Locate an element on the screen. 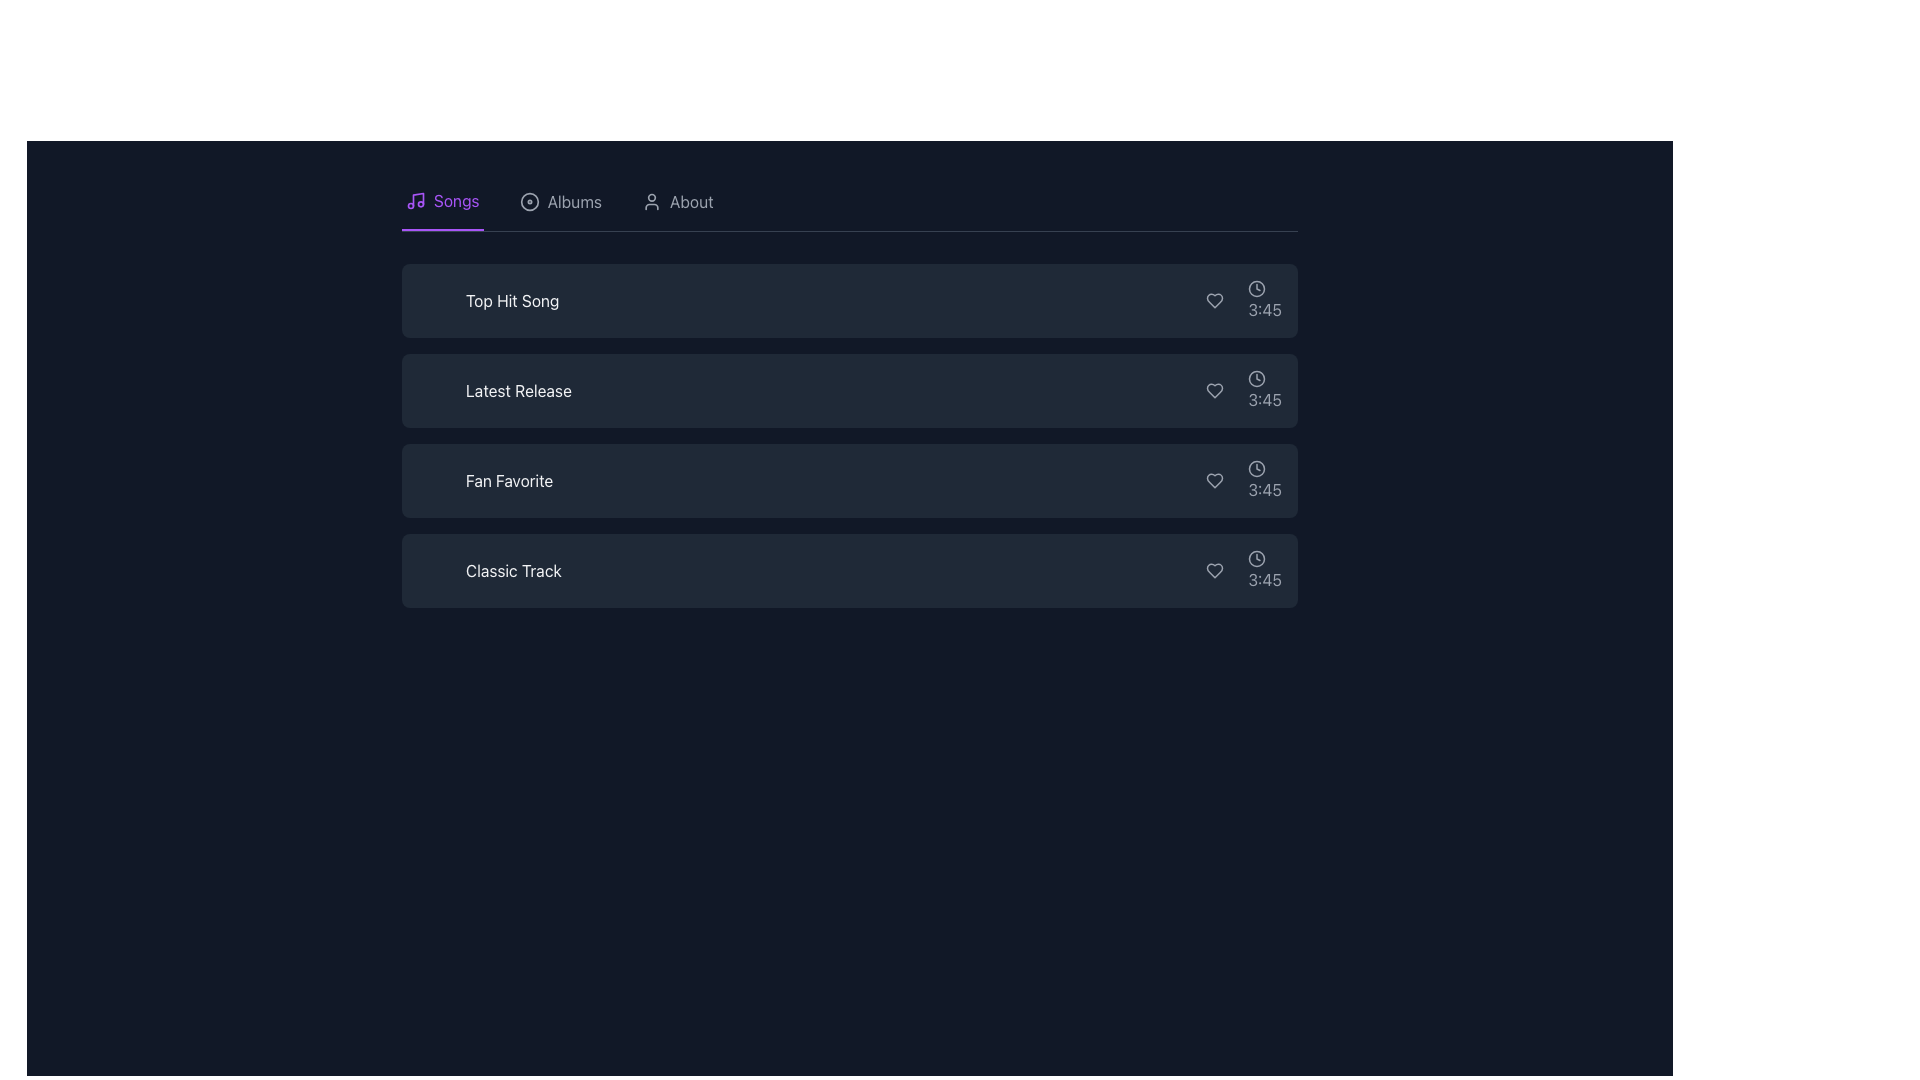 The height and width of the screenshot is (1080, 1920). the decorative graphical element that is part of the circular icon beside the 'Albums' label in the navigation bar is located at coordinates (529, 201).